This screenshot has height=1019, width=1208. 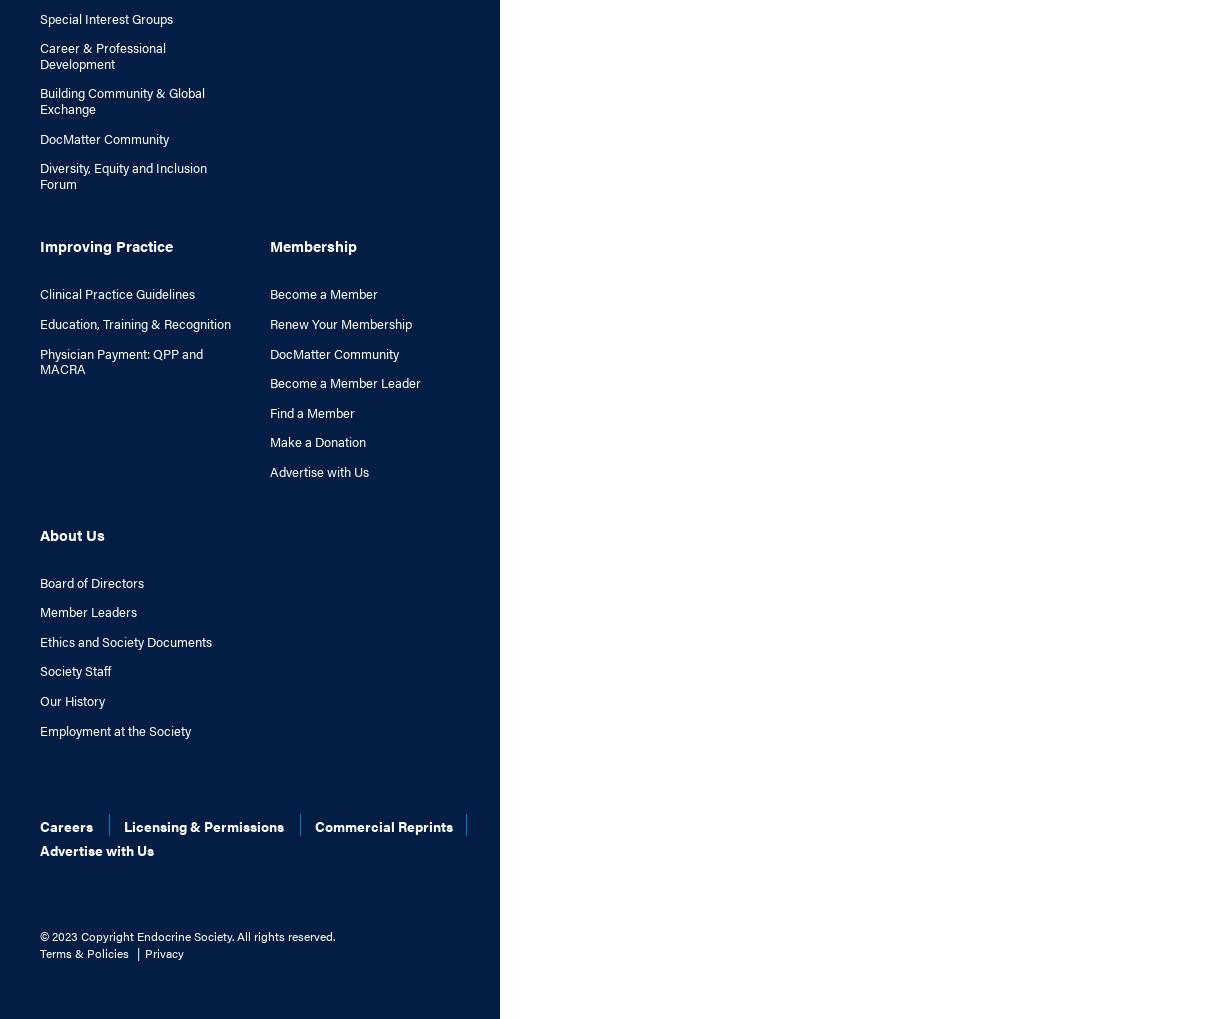 What do you see at coordinates (65, 826) in the screenshot?
I see `'Careers'` at bounding box center [65, 826].